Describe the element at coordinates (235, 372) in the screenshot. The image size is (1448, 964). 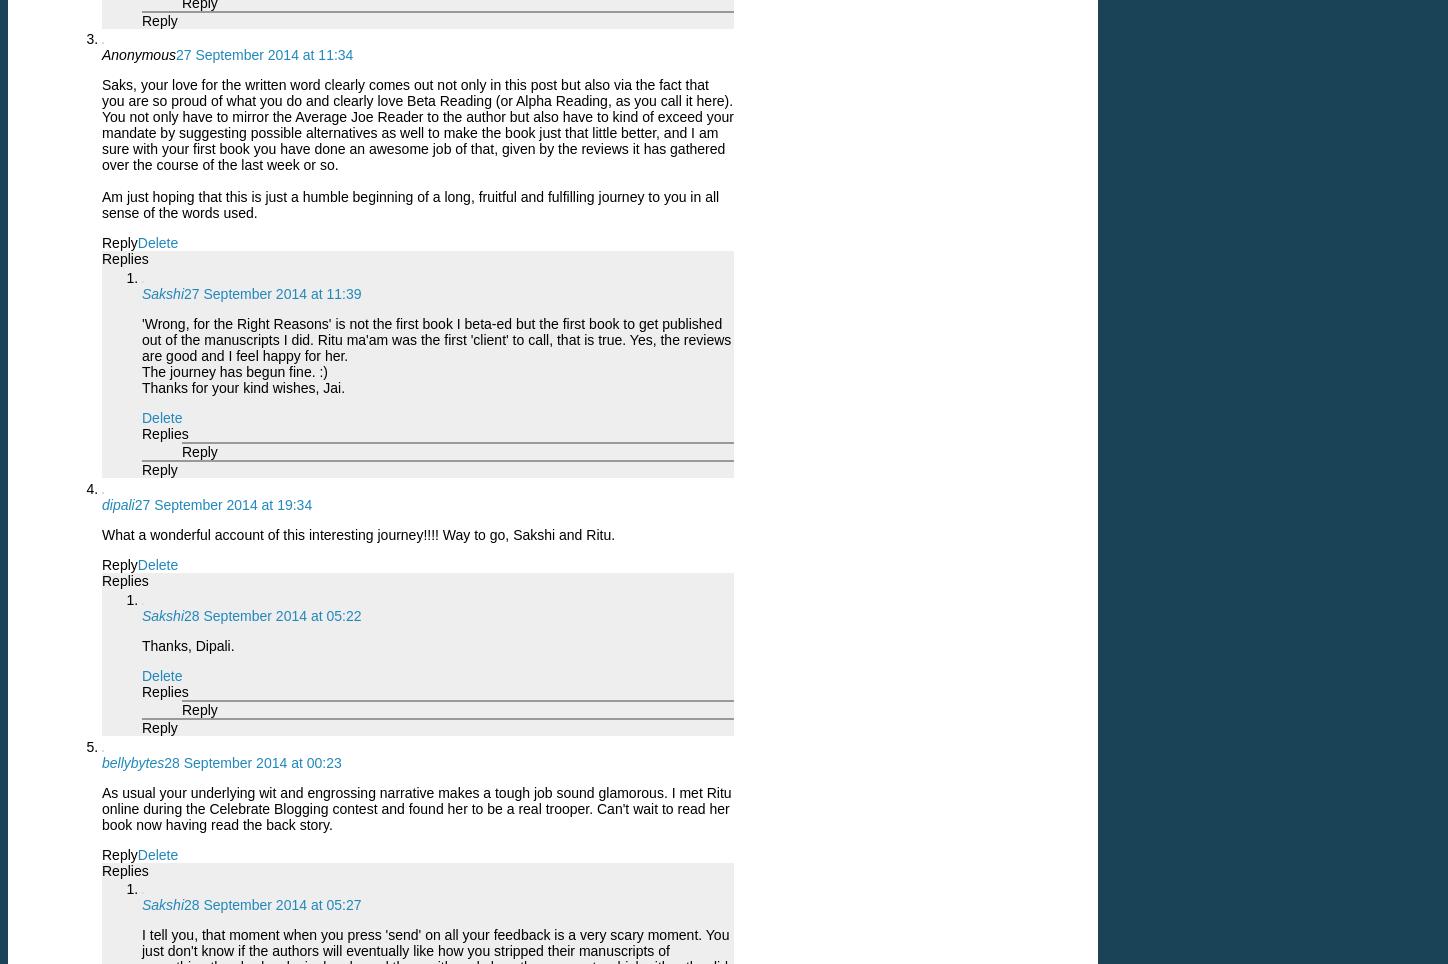
I see `'The journey has begun fine. :)'` at that location.